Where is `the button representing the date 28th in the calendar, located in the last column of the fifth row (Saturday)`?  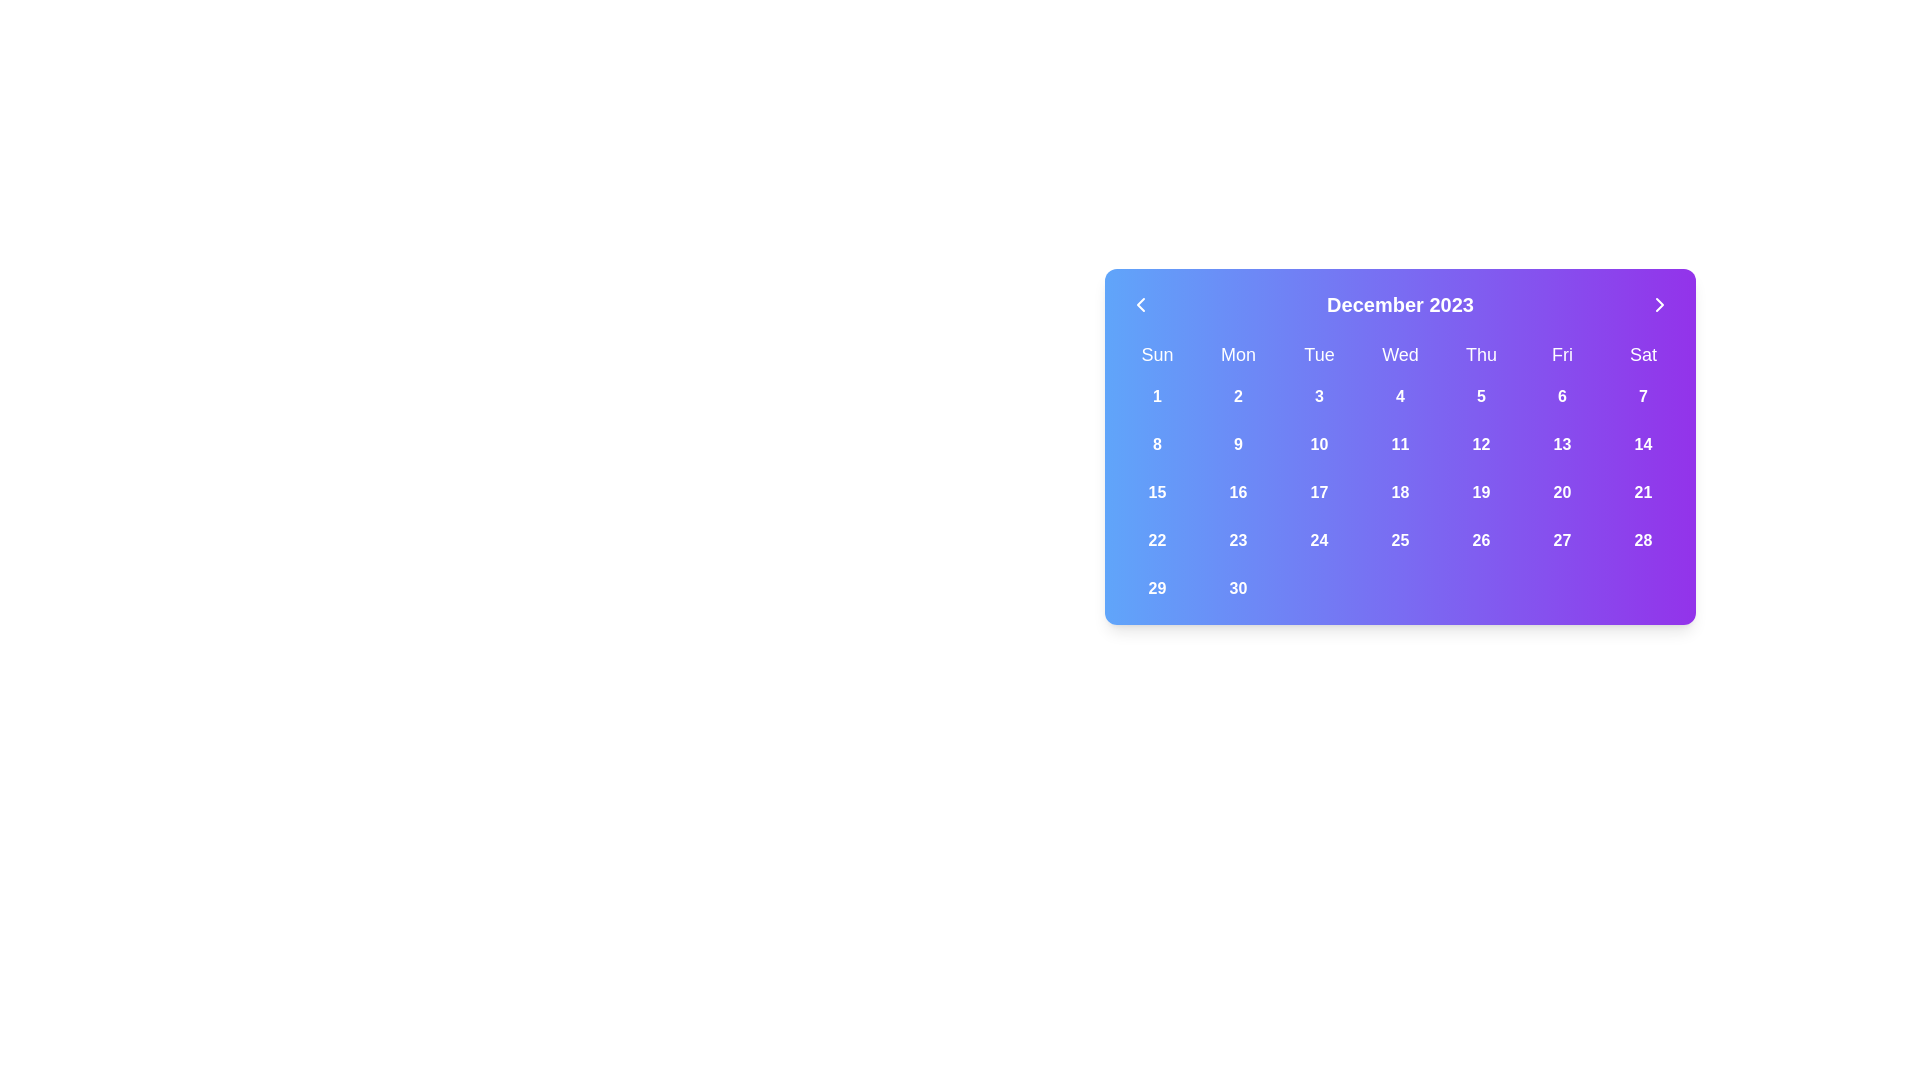
the button representing the date 28th in the calendar, located in the last column of the fifth row (Saturday) is located at coordinates (1643, 540).